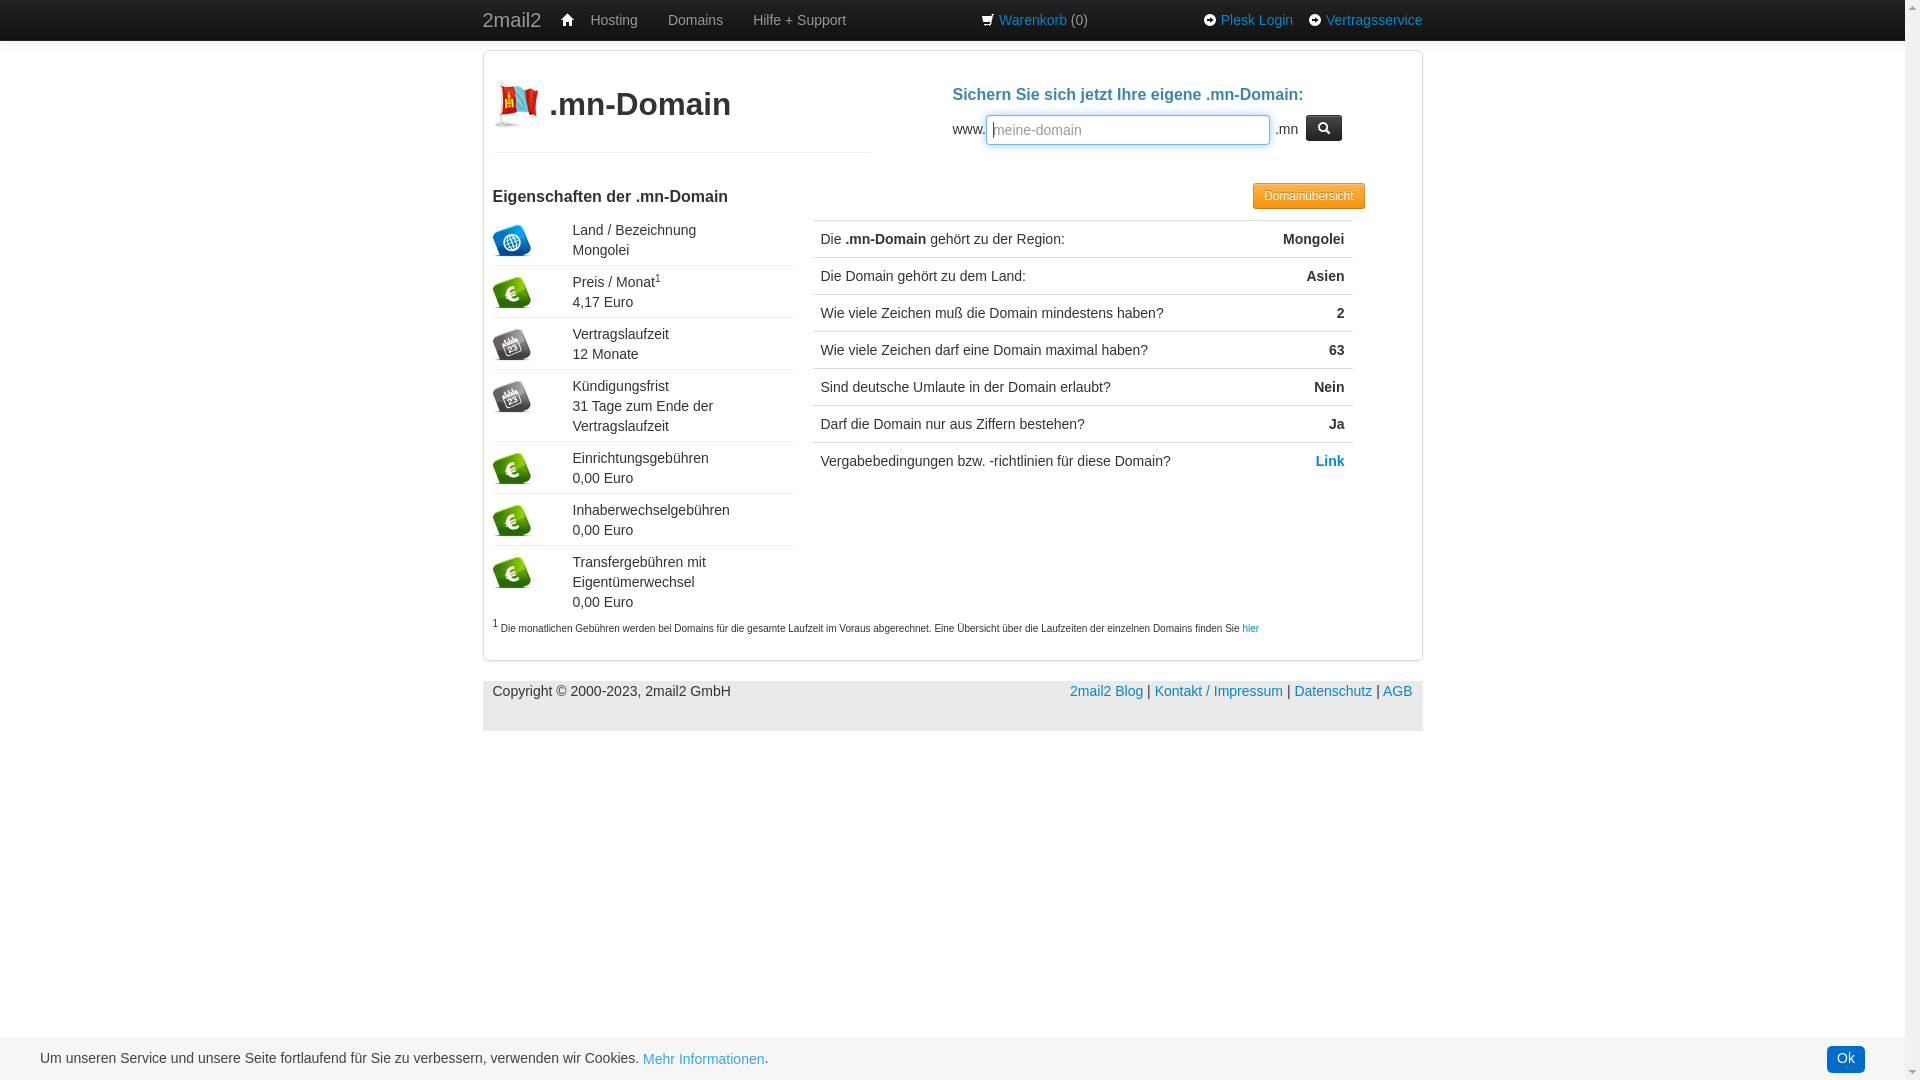 The height and width of the screenshot is (1080, 1920). I want to click on '2mail2', so click(511, 19).